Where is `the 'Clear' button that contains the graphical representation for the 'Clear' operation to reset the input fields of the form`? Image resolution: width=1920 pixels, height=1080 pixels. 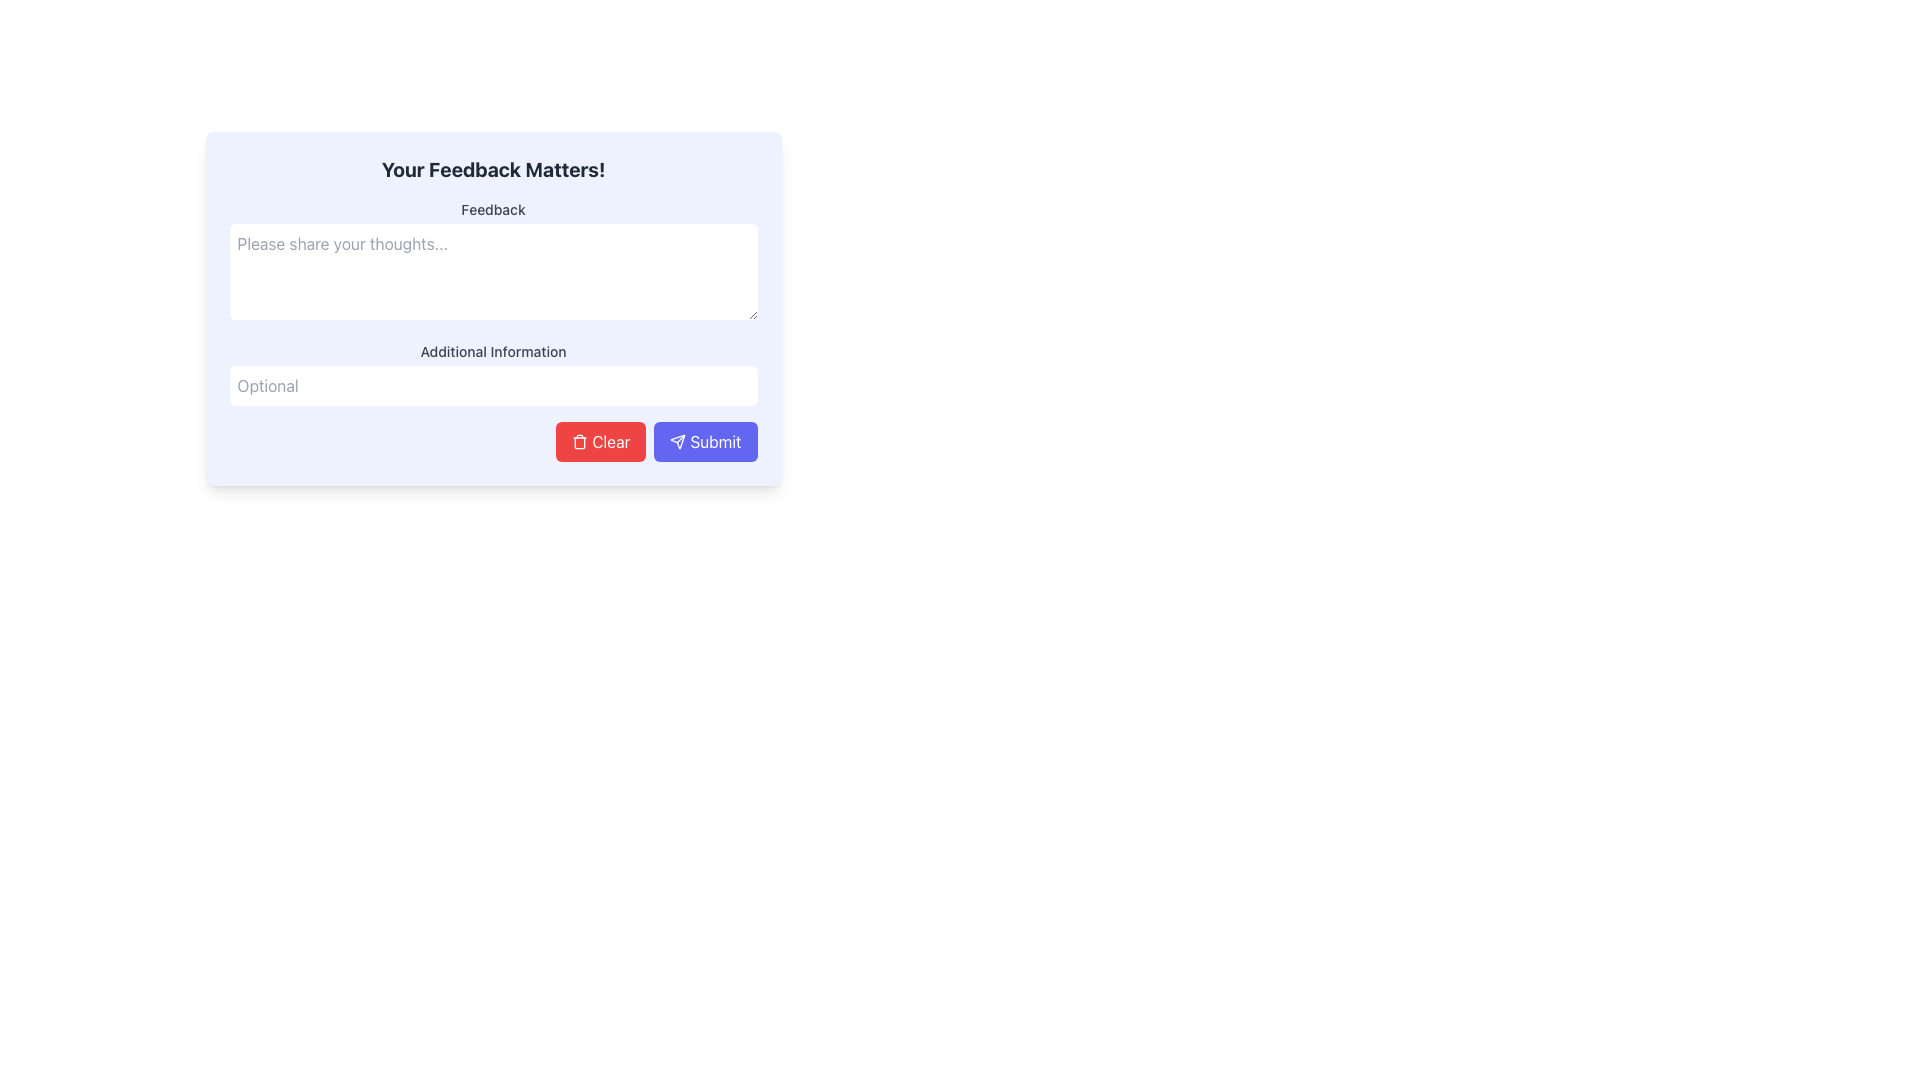 the 'Clear' button that contains the graphical representation for the 'Clear' operation to reset the input fields of the form is located at coordinates (579, 441).